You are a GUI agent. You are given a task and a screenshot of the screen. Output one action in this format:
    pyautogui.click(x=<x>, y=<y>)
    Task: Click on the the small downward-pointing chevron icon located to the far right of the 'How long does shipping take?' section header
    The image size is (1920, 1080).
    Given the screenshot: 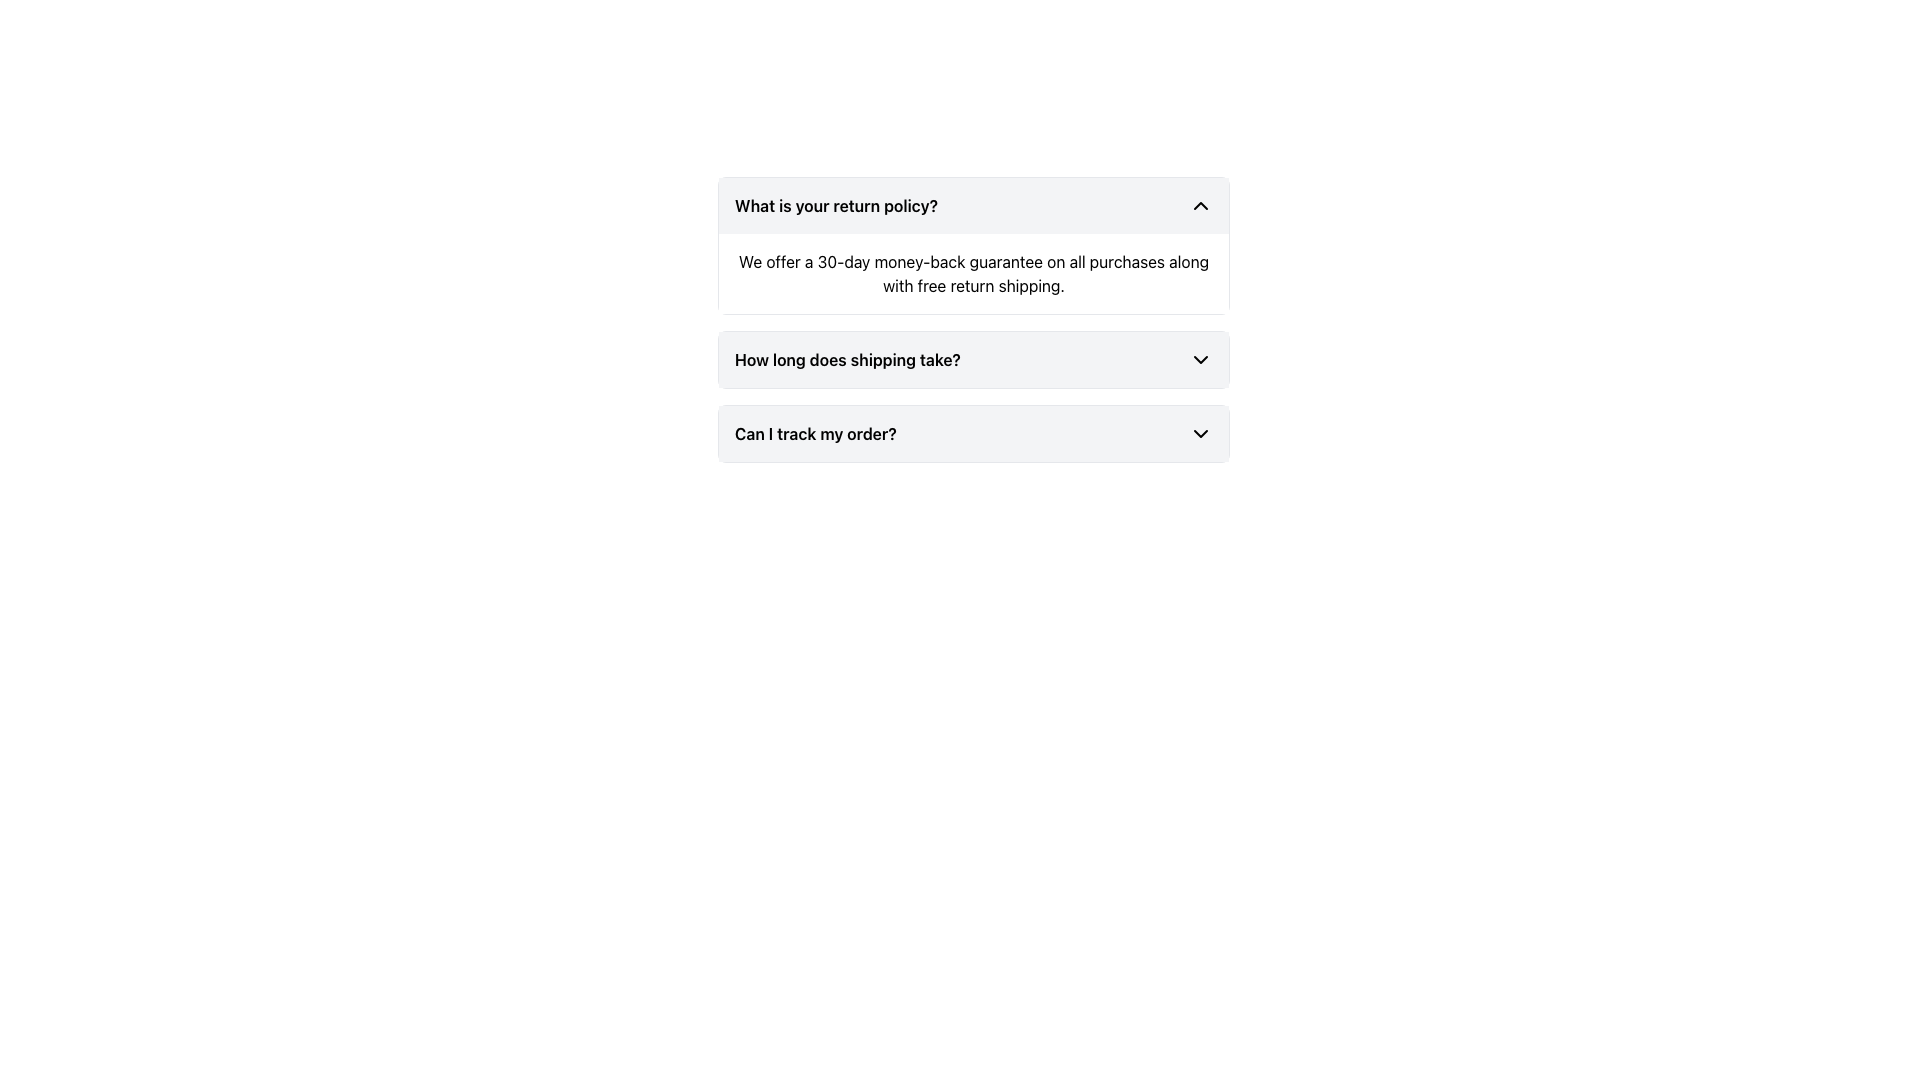 What is the action you would take?
    pyautogui.click(x=1200, y=358)
    